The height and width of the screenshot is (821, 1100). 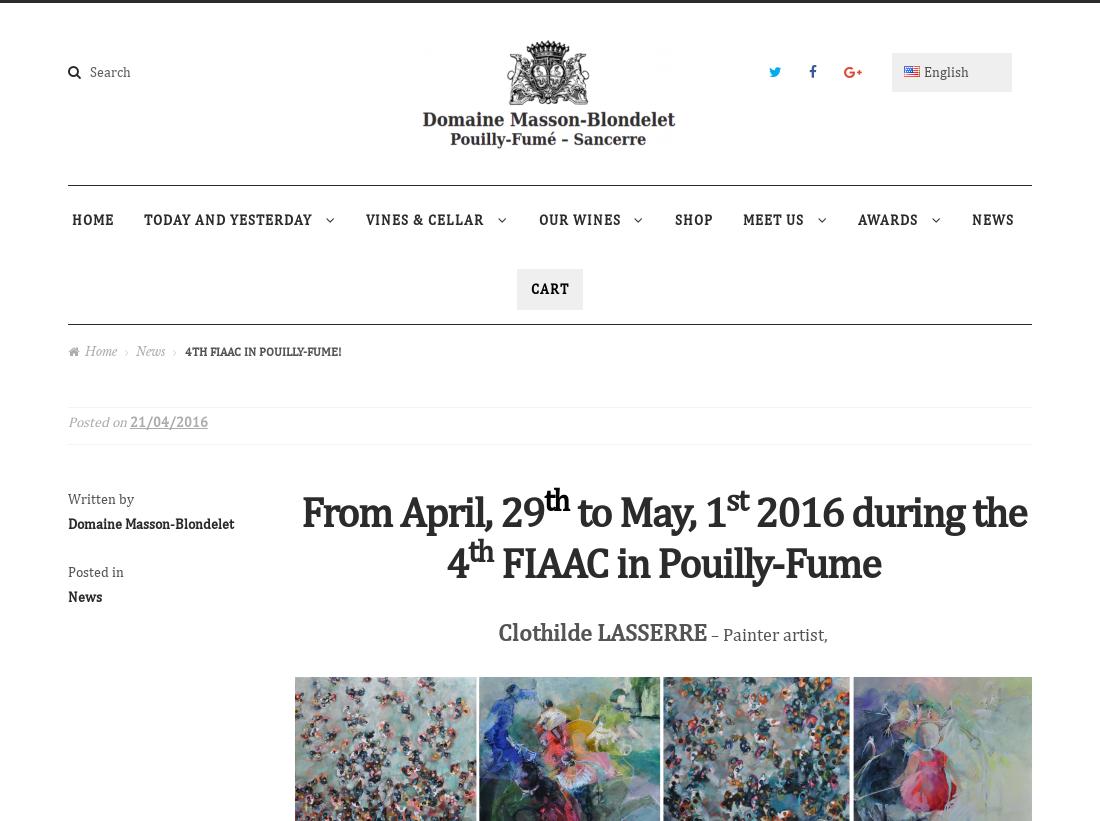 What do you see at coordinates (149, 522) in the screenshot?
I see `'Domaine Masson-Blondelet'` at bounding box center [149, 522].